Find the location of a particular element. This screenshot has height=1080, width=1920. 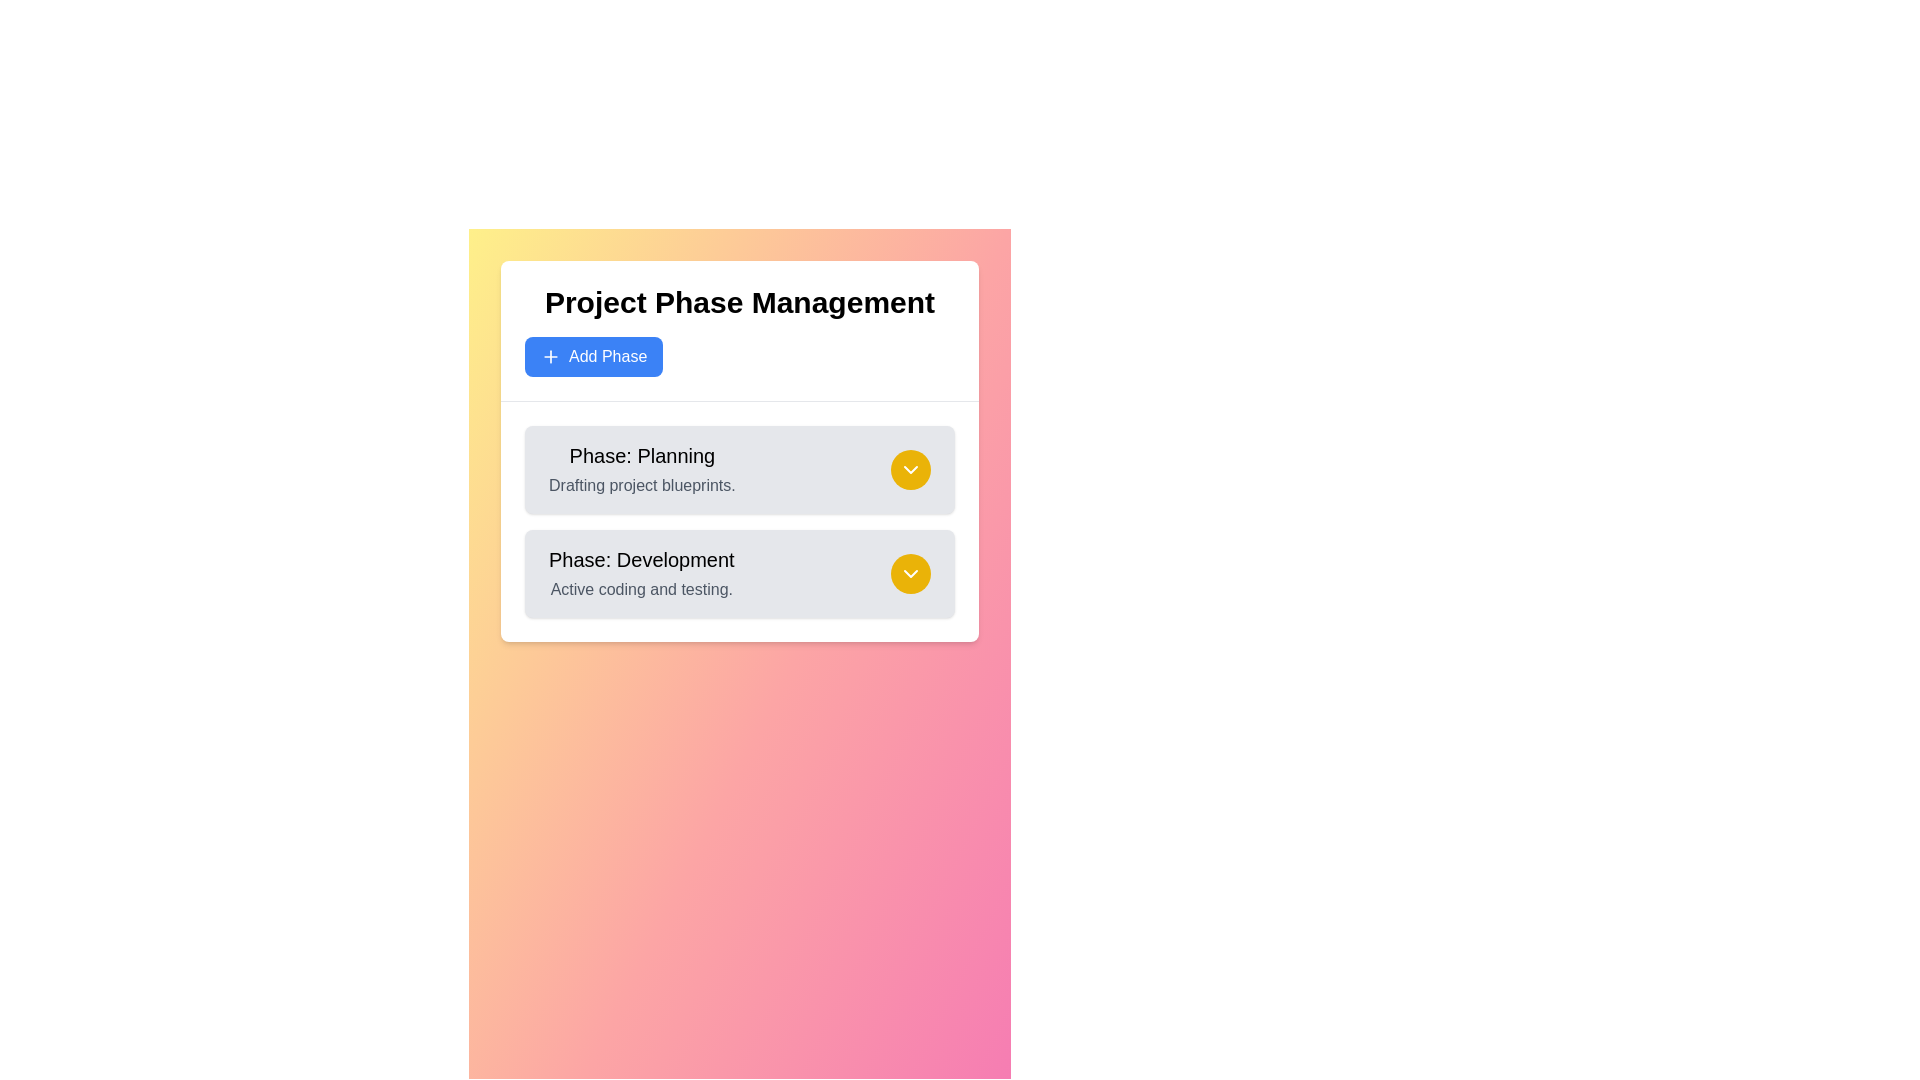

the icon located inside the blue 'Add Phase' button is located at coordinates (551, 356).